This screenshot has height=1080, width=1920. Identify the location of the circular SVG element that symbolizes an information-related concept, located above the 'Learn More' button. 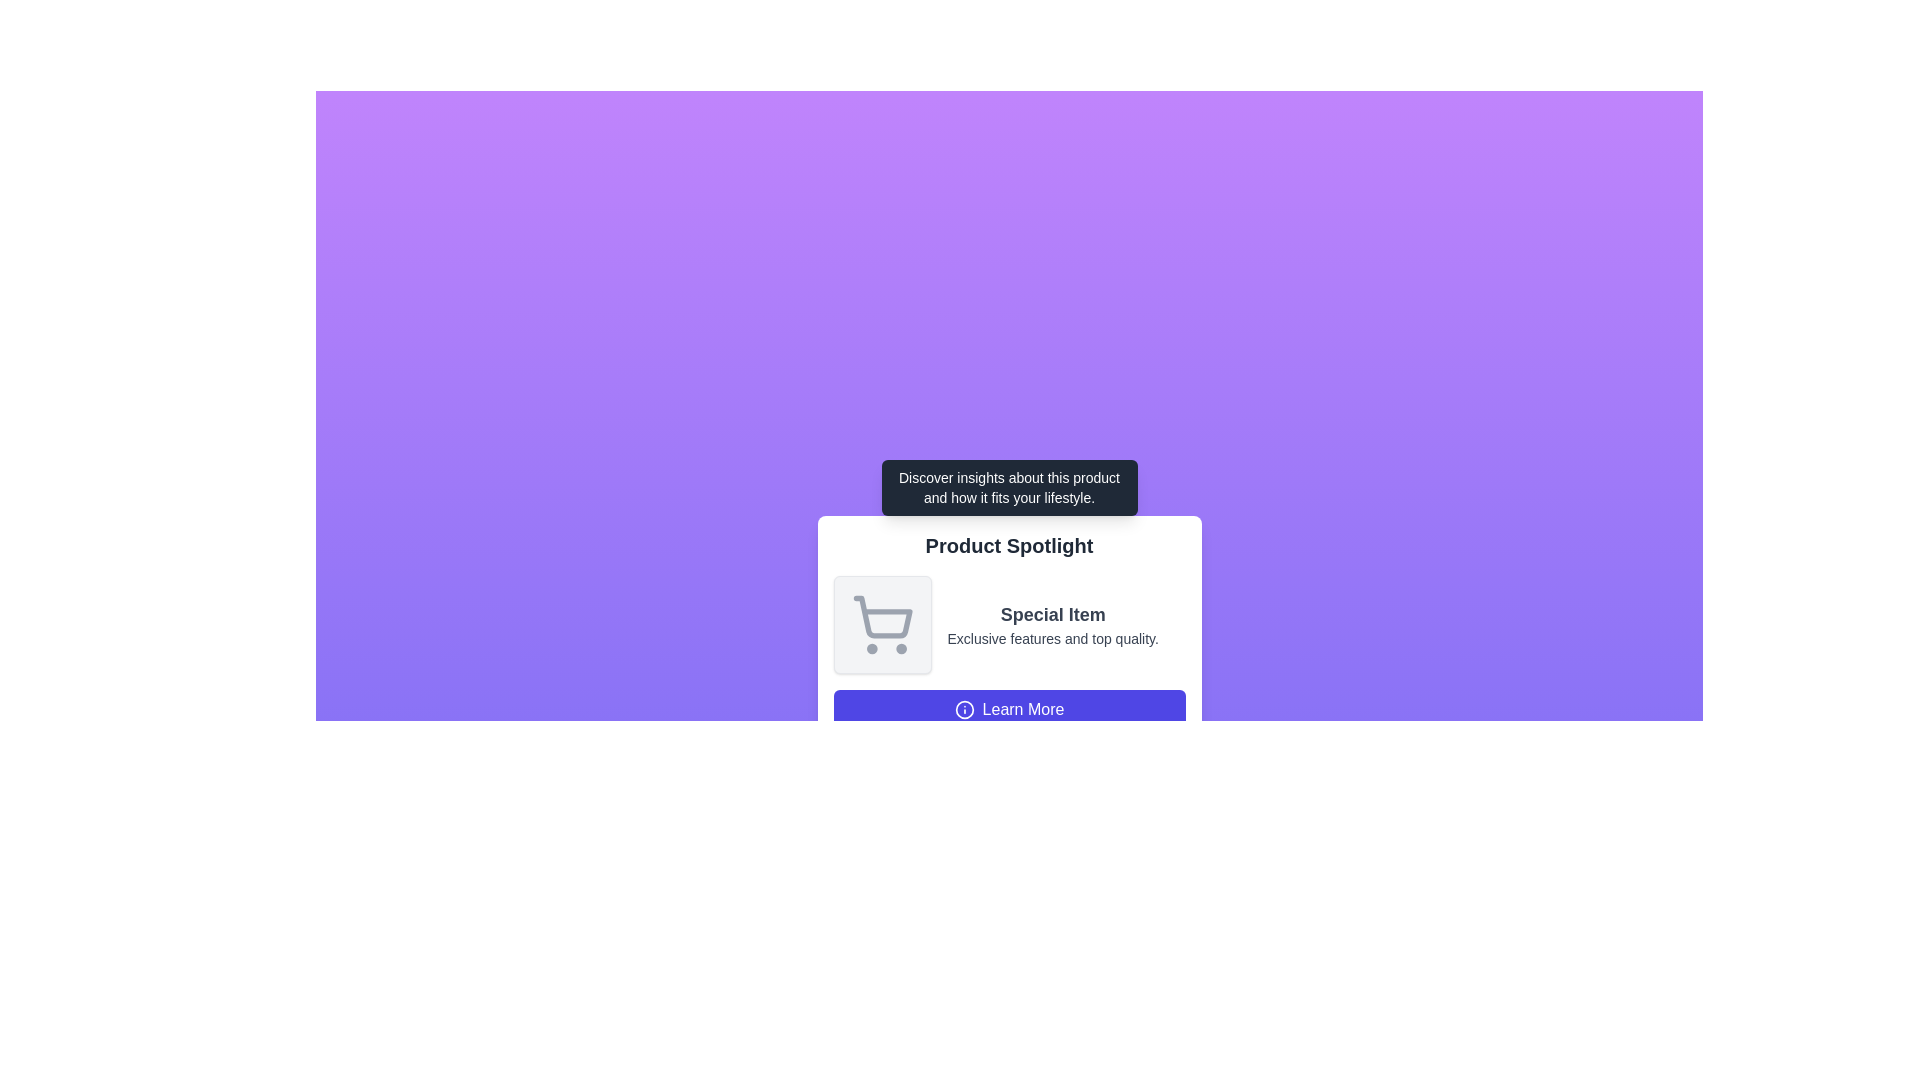
(964, 708).